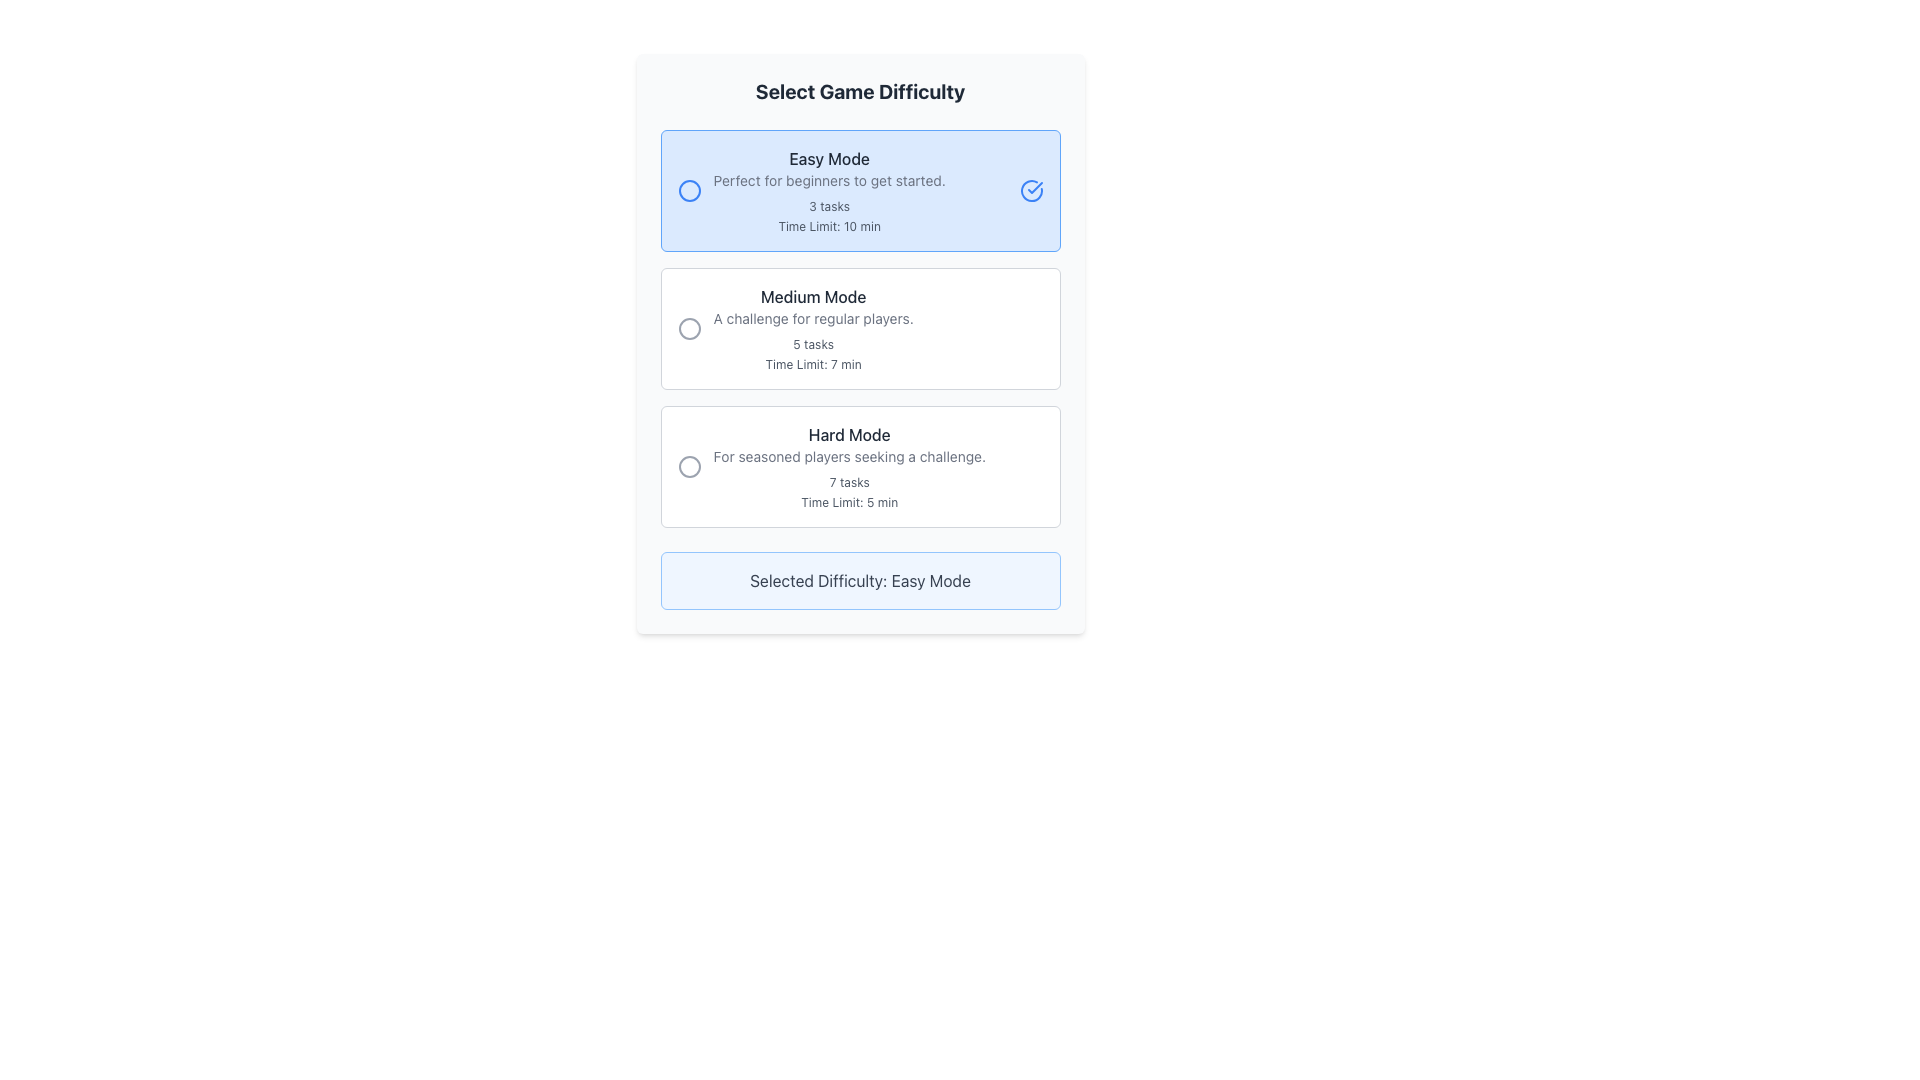 The width and height of the screenshot is (1920, 1080). I want to click on the Text Label that informs the user about the number of tasks associated with 'Easy Mode', so click(829, 207).